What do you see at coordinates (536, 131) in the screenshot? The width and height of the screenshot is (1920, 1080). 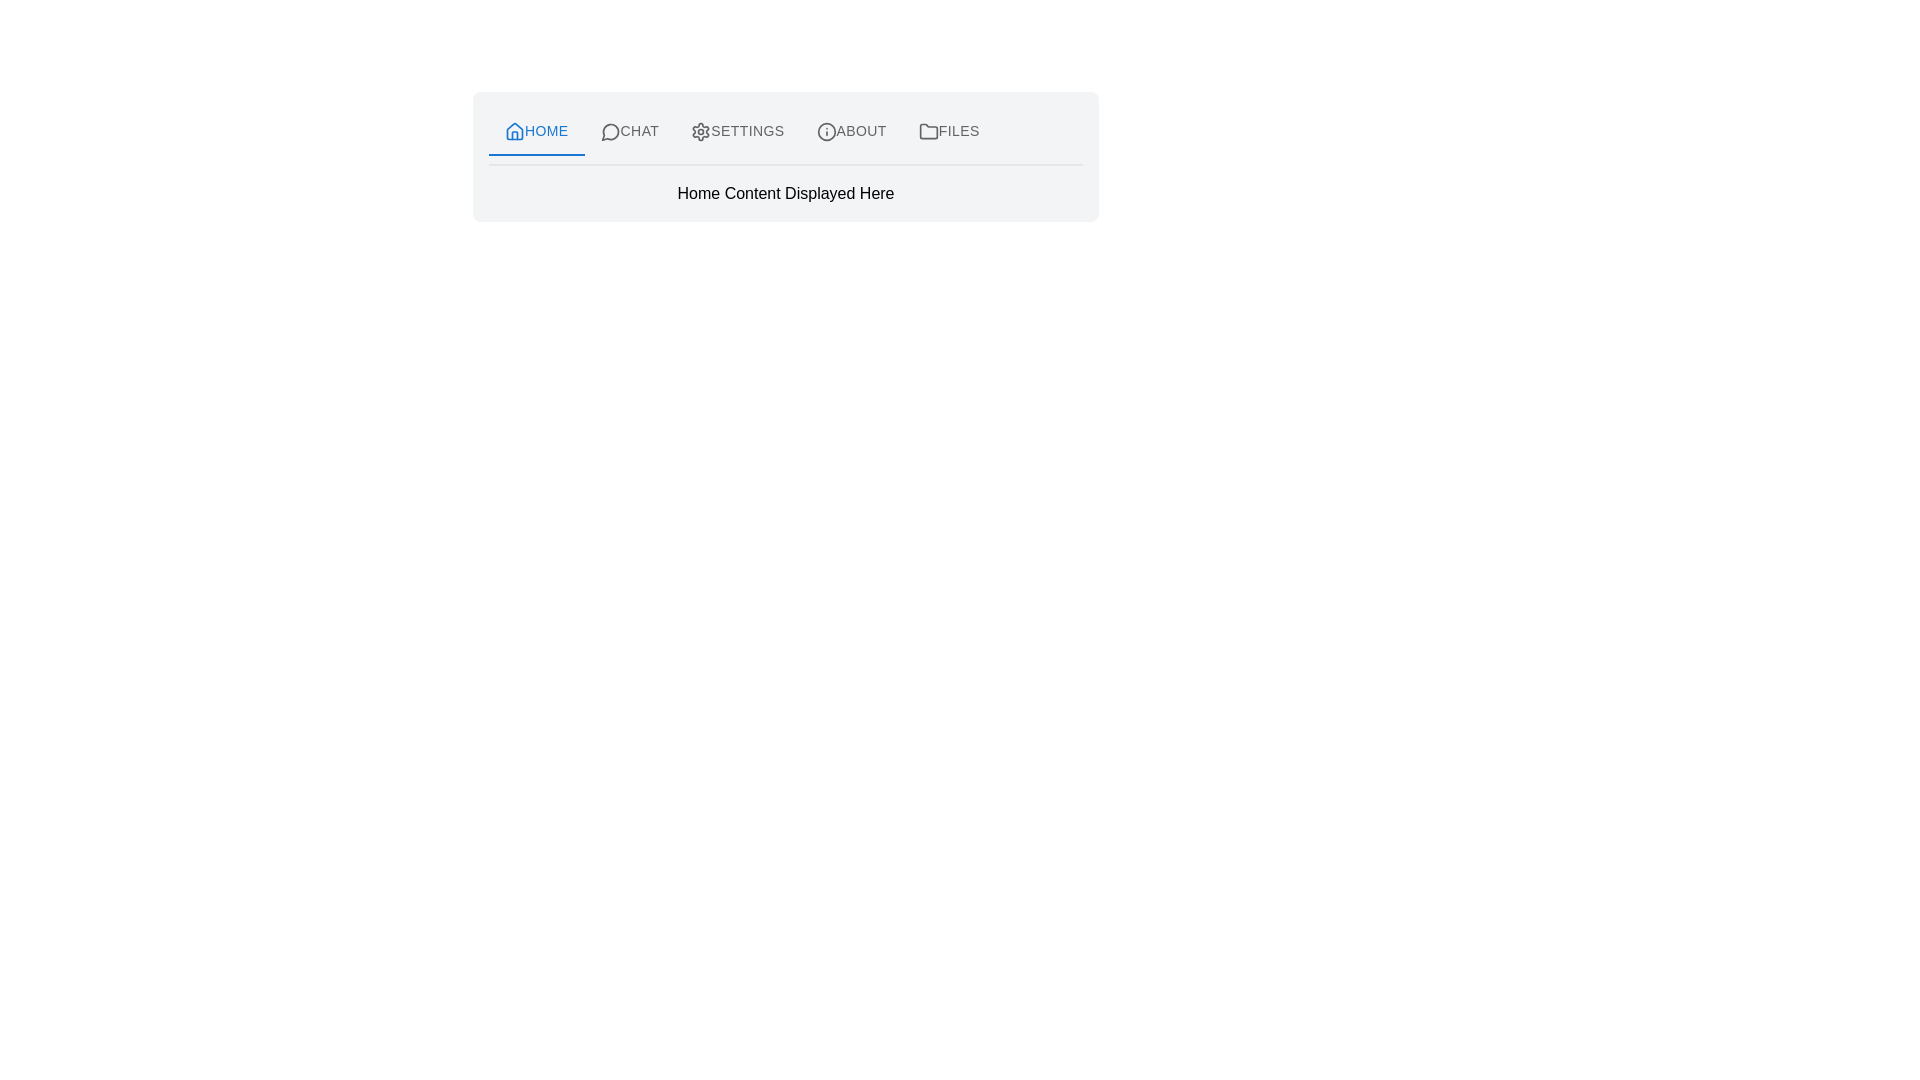 I see `the 'Home' tab with a house icon, which is the first tab in the tab bar at the top center of the interface` at bounding box center [536, 131].